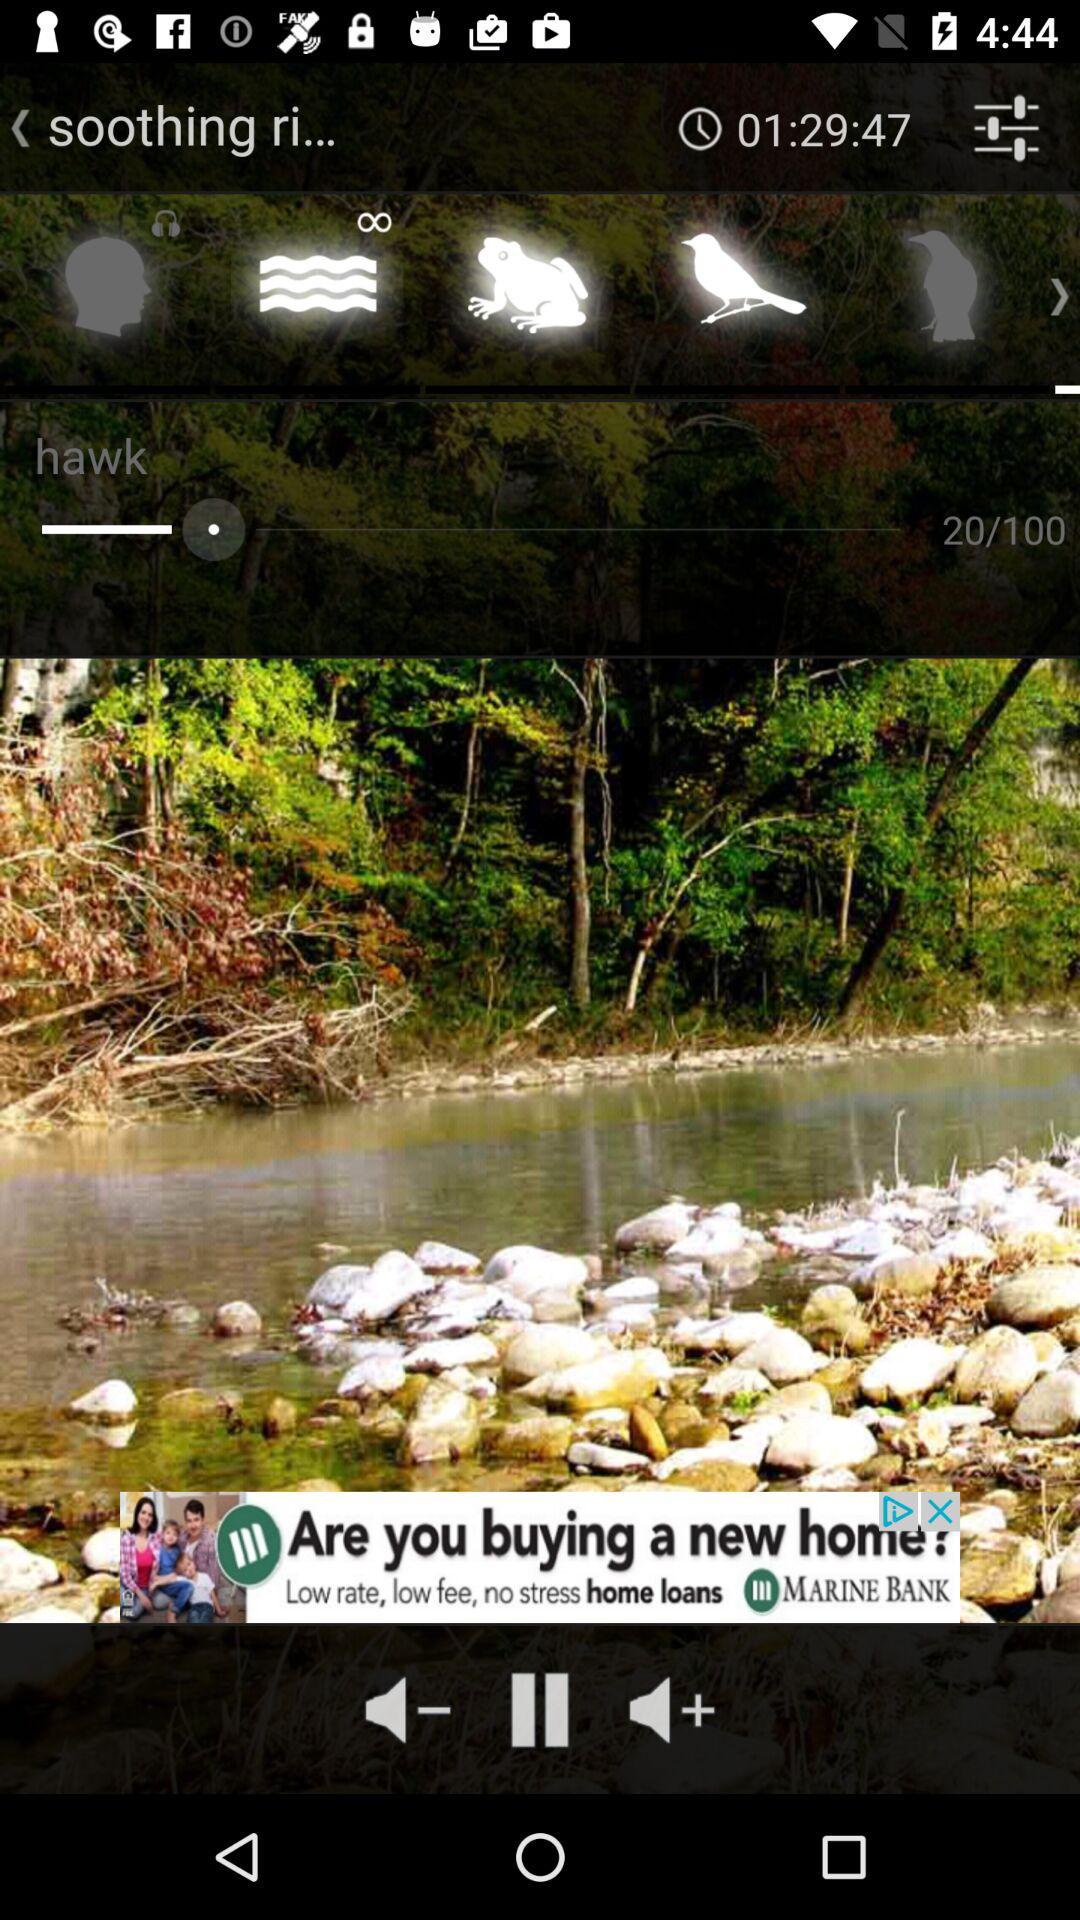 This screenshot has height=1920, width=1080. I want to click on bird sounds, so click(946, 291).